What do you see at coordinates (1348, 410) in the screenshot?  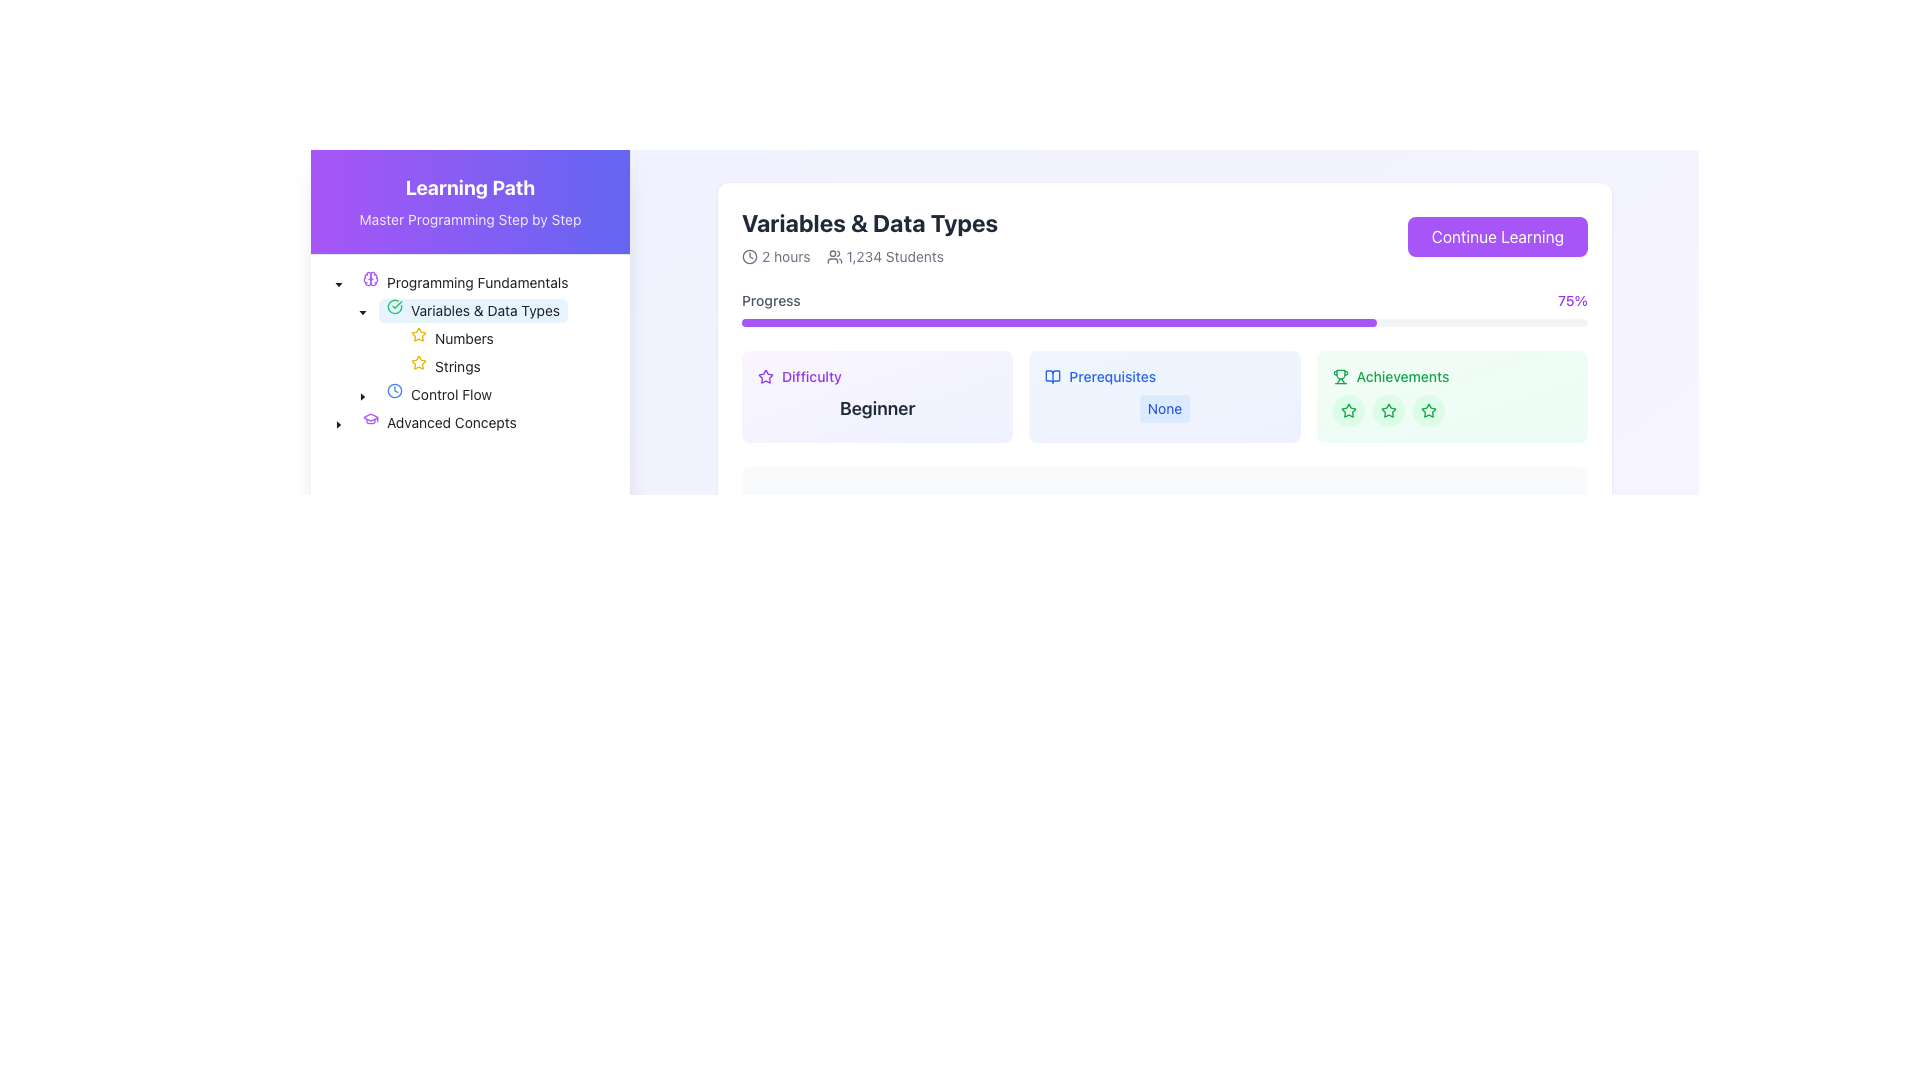 I see `the unselected green star-shaped icon located in the Achievements section` at bounding box center [1348, 410].